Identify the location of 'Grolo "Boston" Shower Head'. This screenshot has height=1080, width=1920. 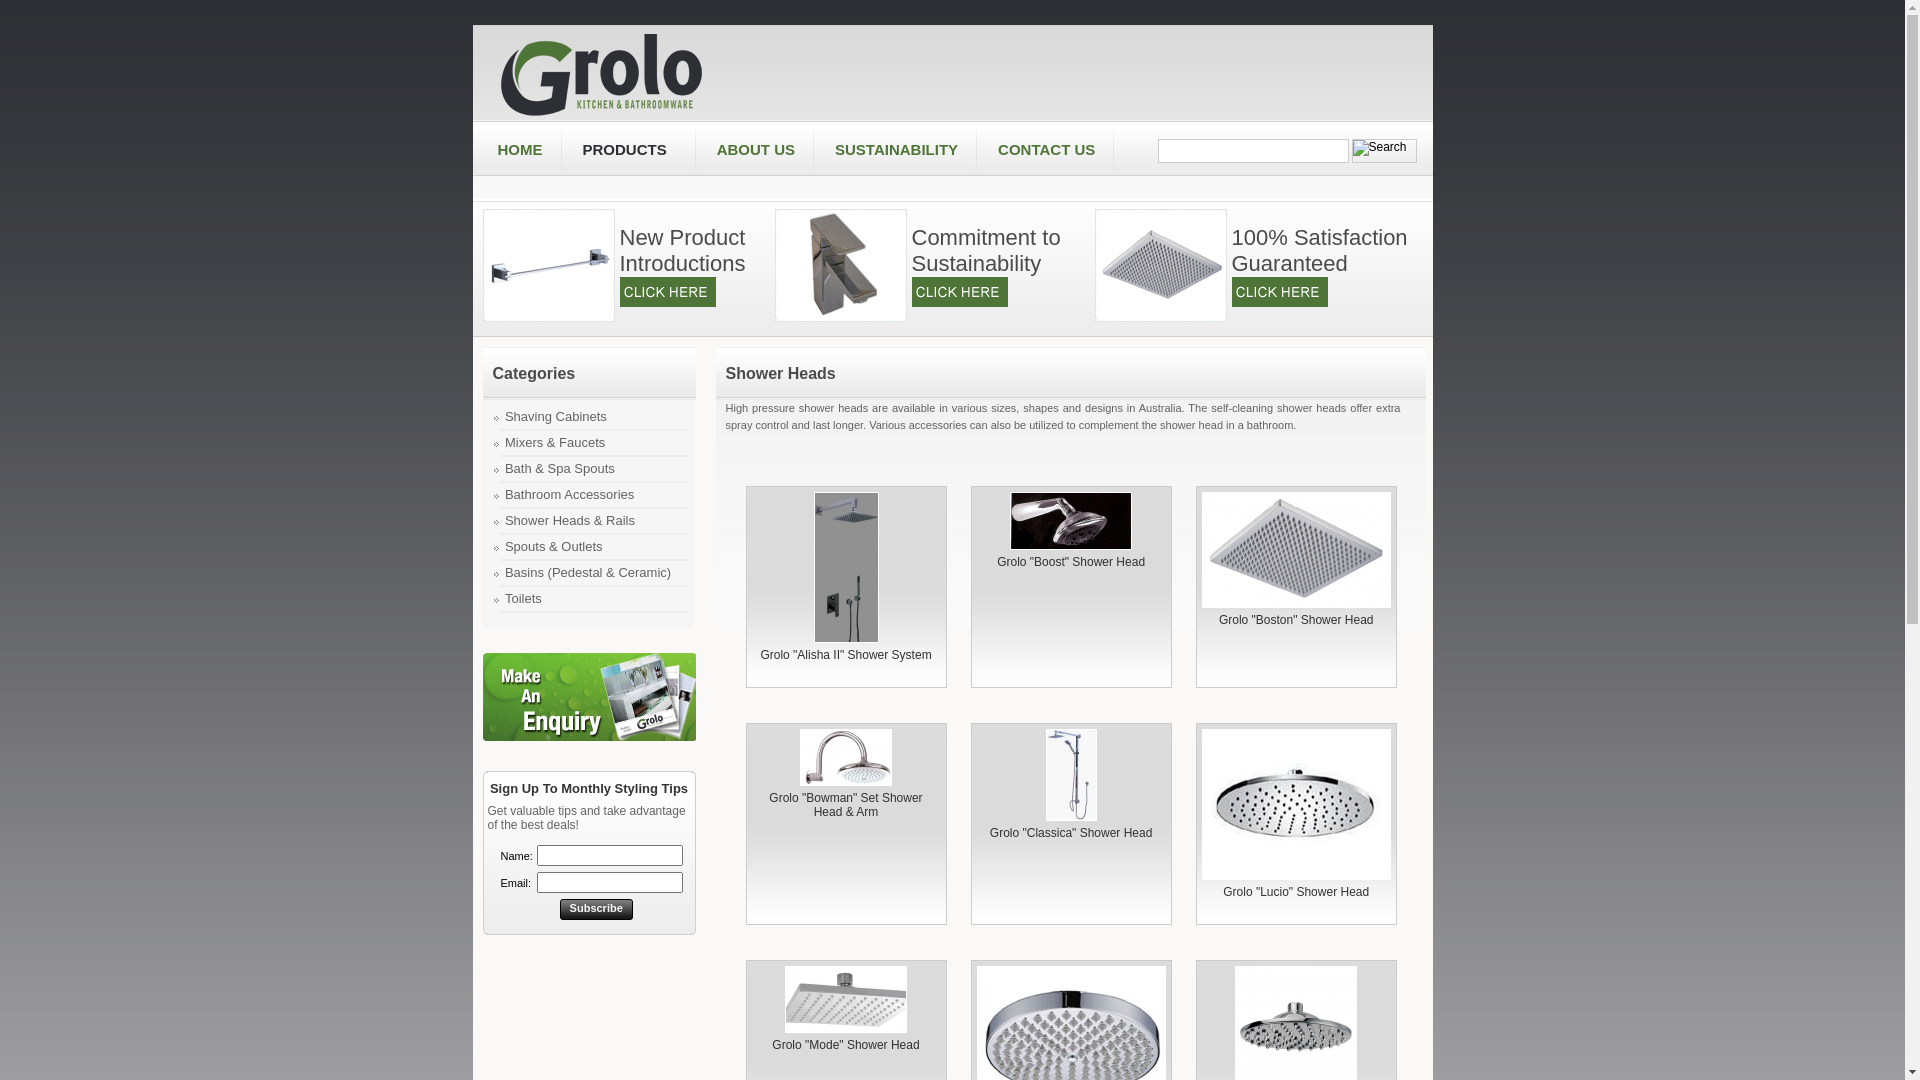
(1296, 619).